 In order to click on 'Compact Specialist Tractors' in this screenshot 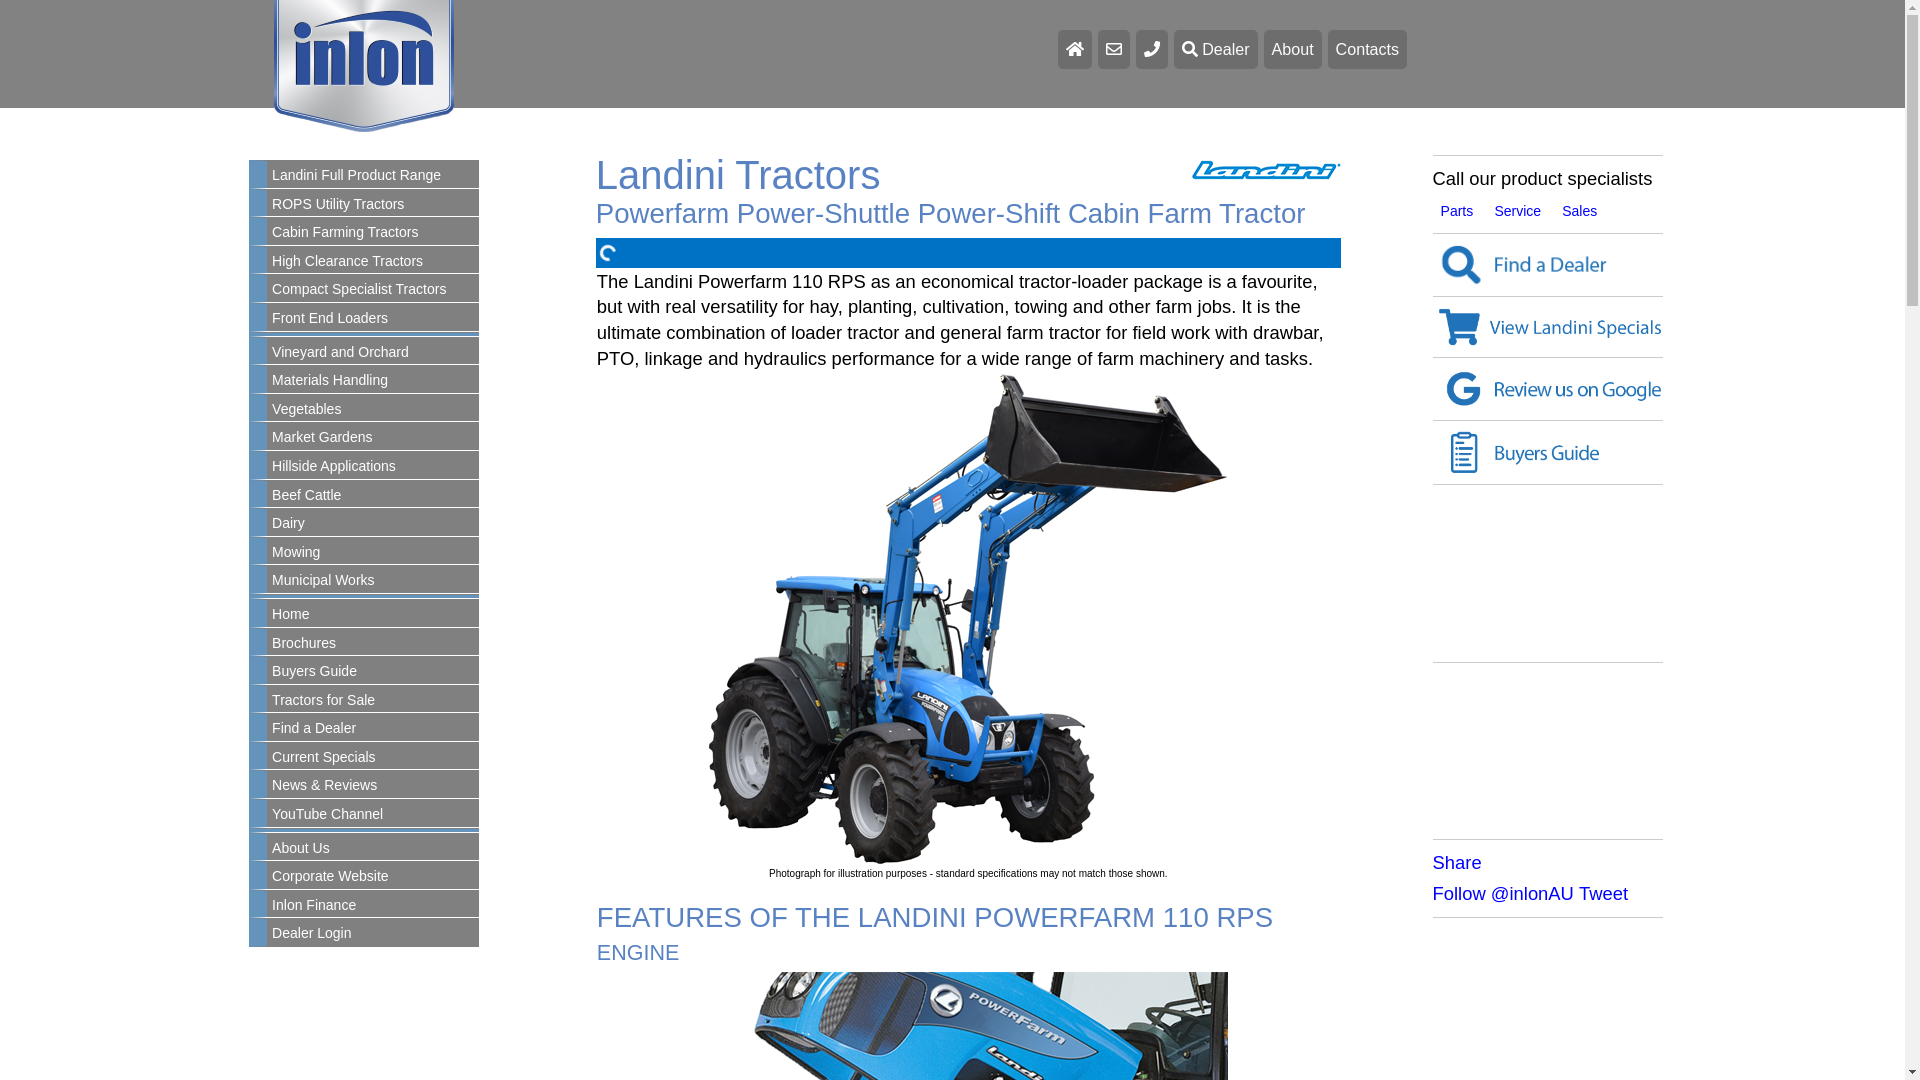, I will do `click(373, 289)`.